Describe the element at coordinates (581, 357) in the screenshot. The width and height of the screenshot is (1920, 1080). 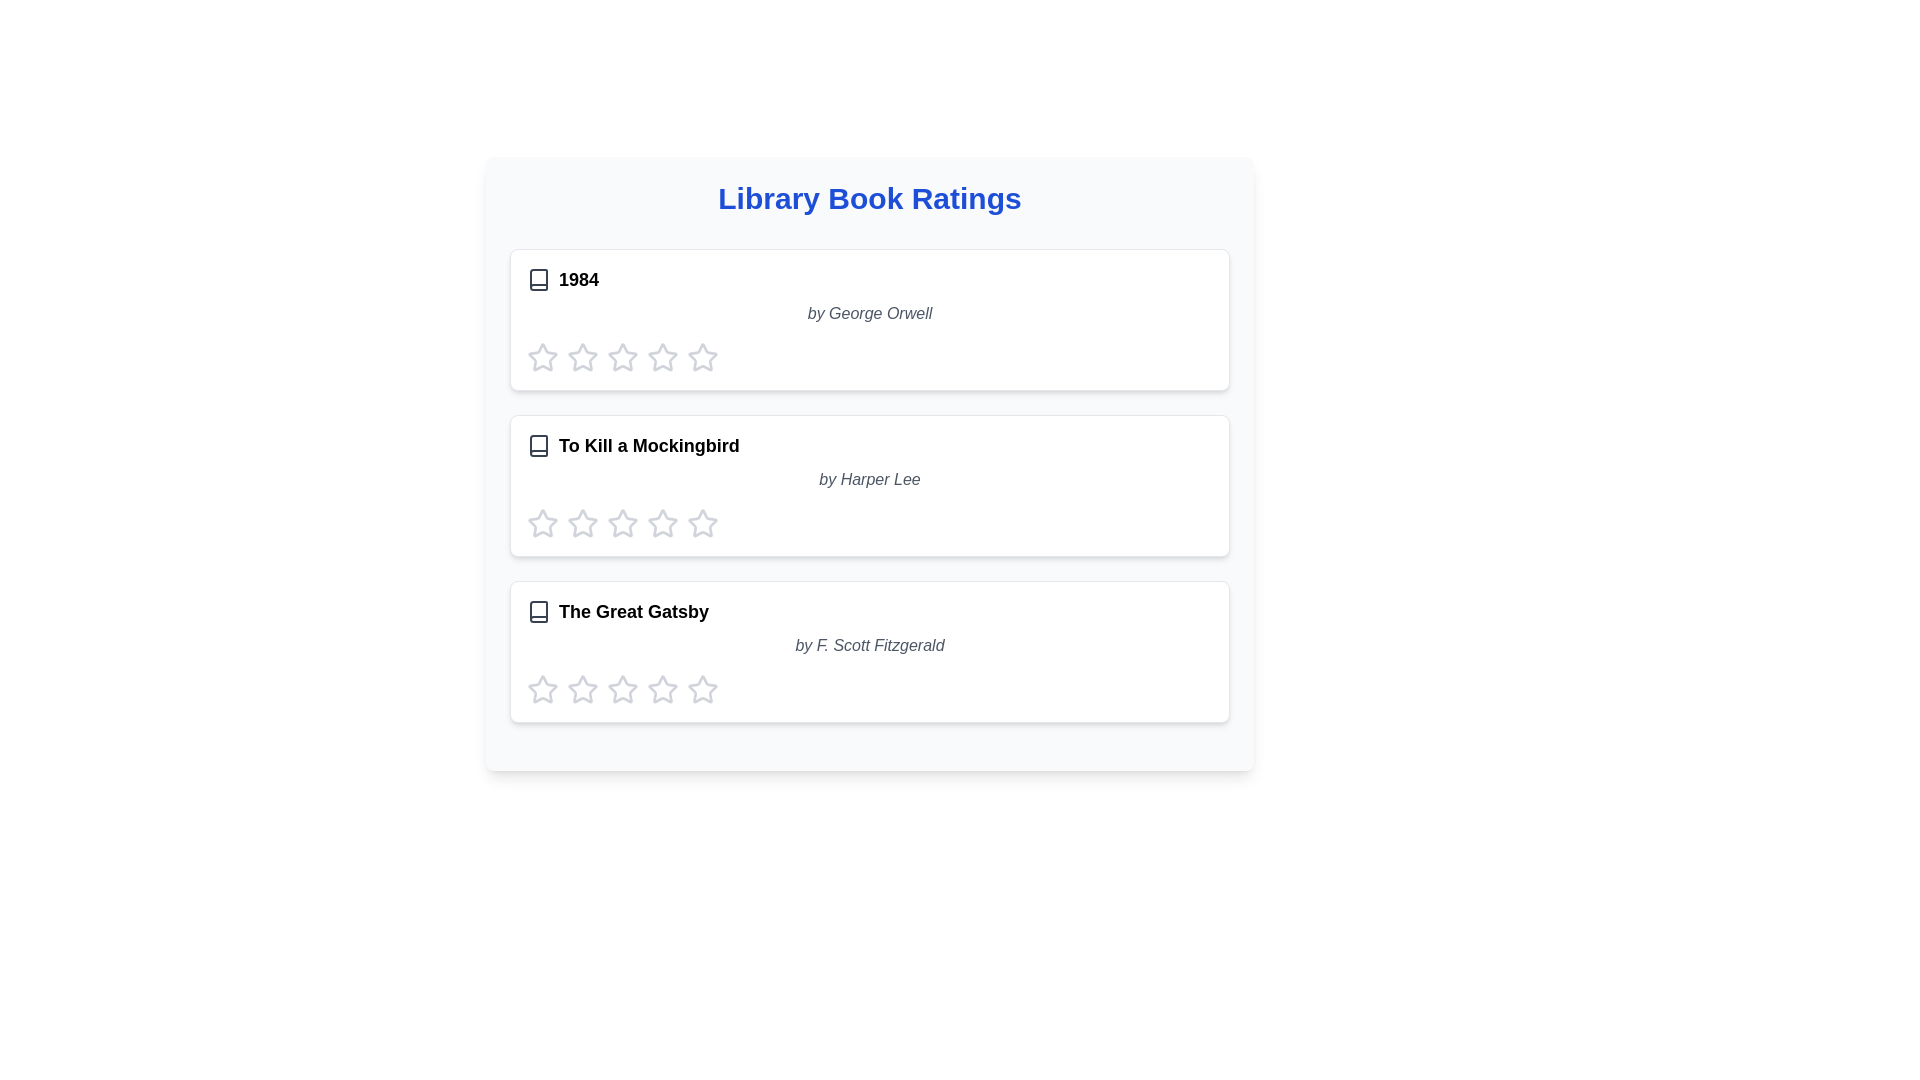
I see `the second star in the interactive star rating icon group below the book title '1984'` at that location.